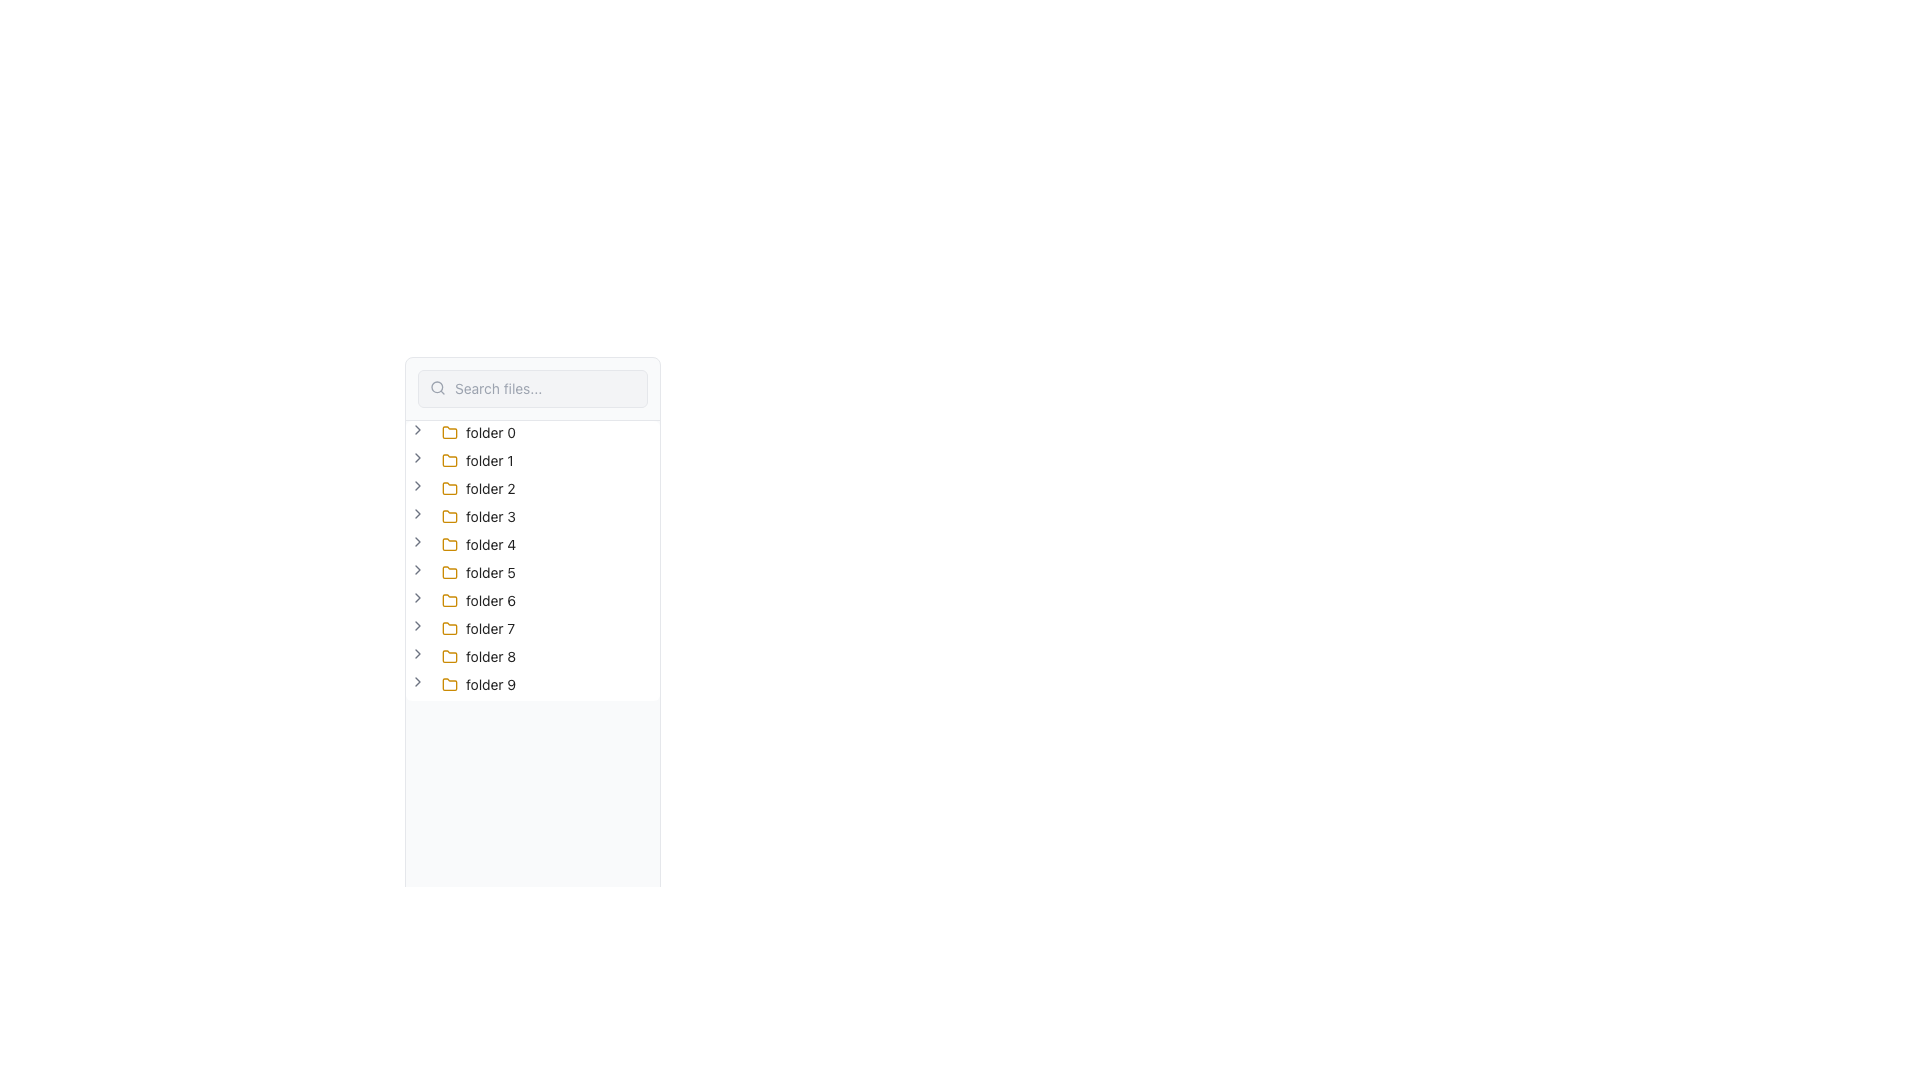  I want to click on the 'folder 9' label with icon, which is the last item, so click(478, 684).